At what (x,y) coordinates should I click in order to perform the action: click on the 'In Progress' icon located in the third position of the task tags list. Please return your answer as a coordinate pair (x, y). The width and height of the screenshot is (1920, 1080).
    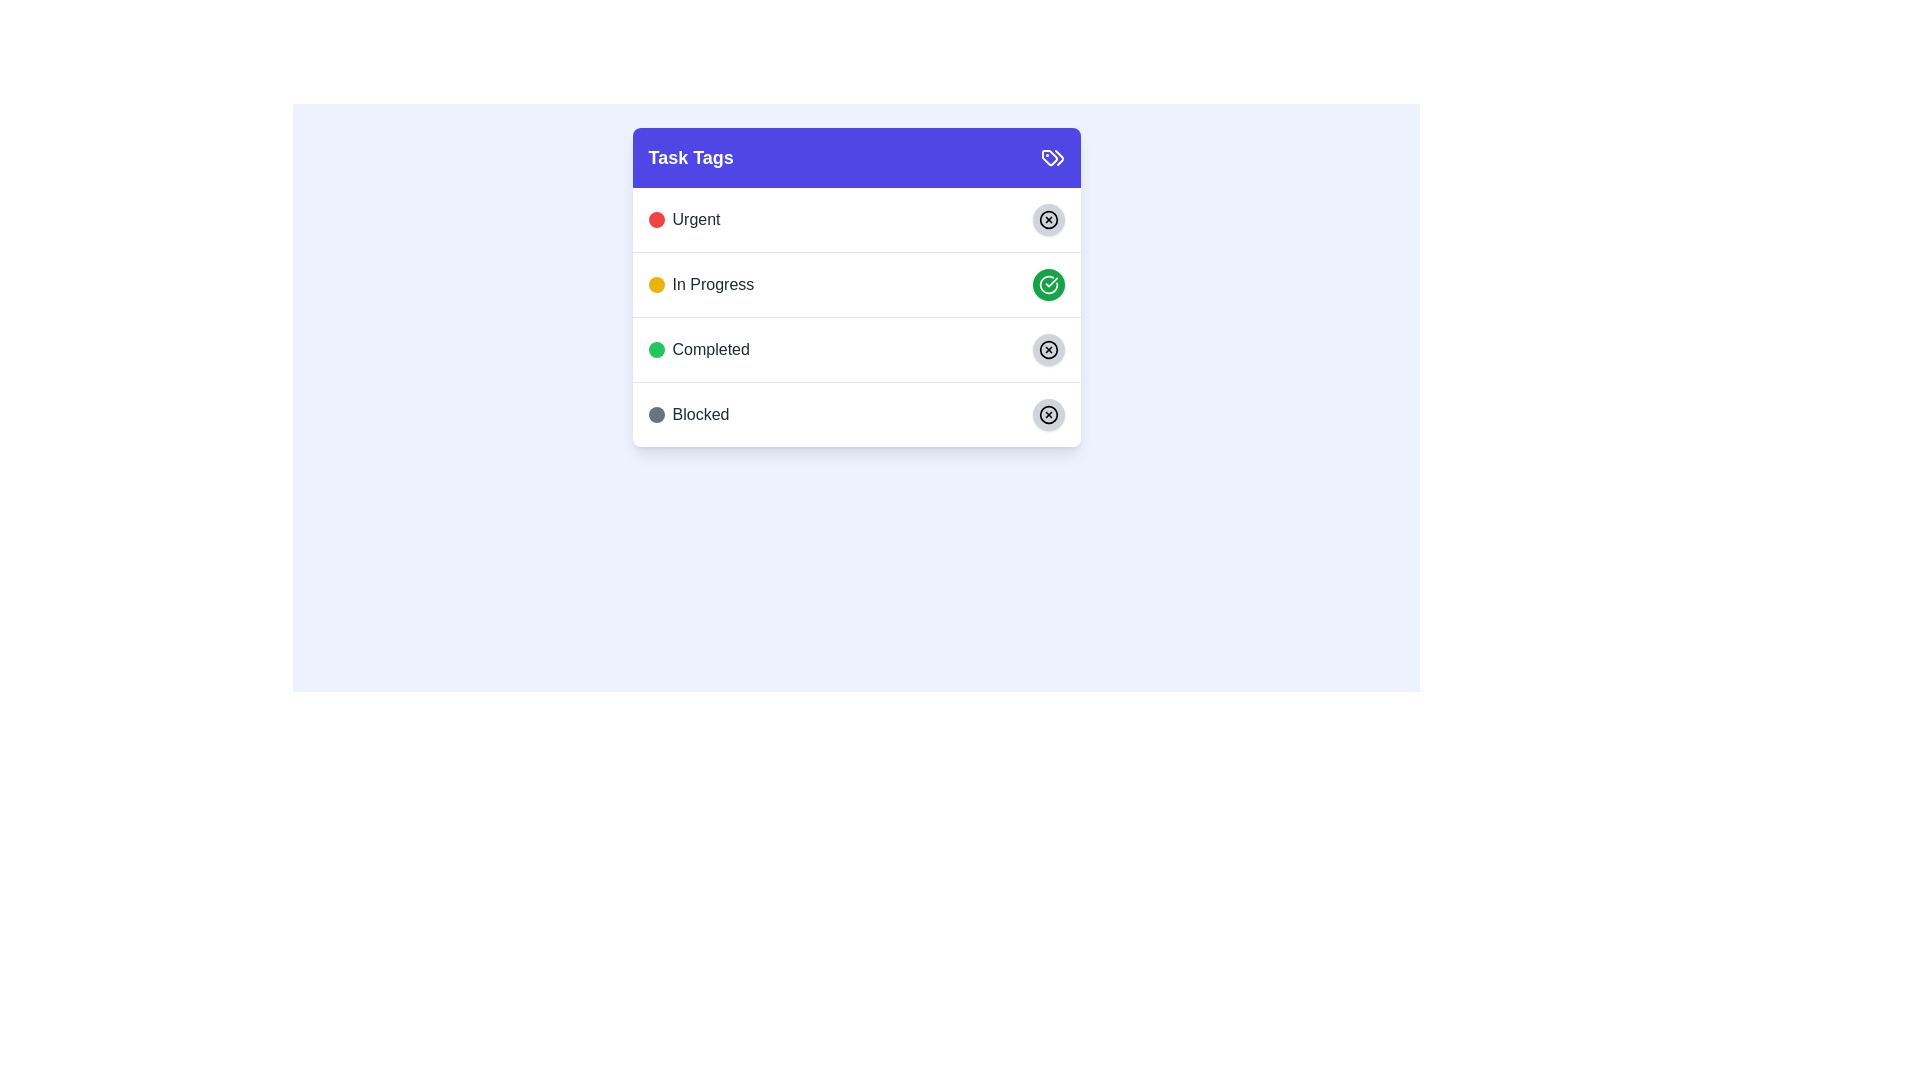
    Looking at the image, I should click on (1047, 285).